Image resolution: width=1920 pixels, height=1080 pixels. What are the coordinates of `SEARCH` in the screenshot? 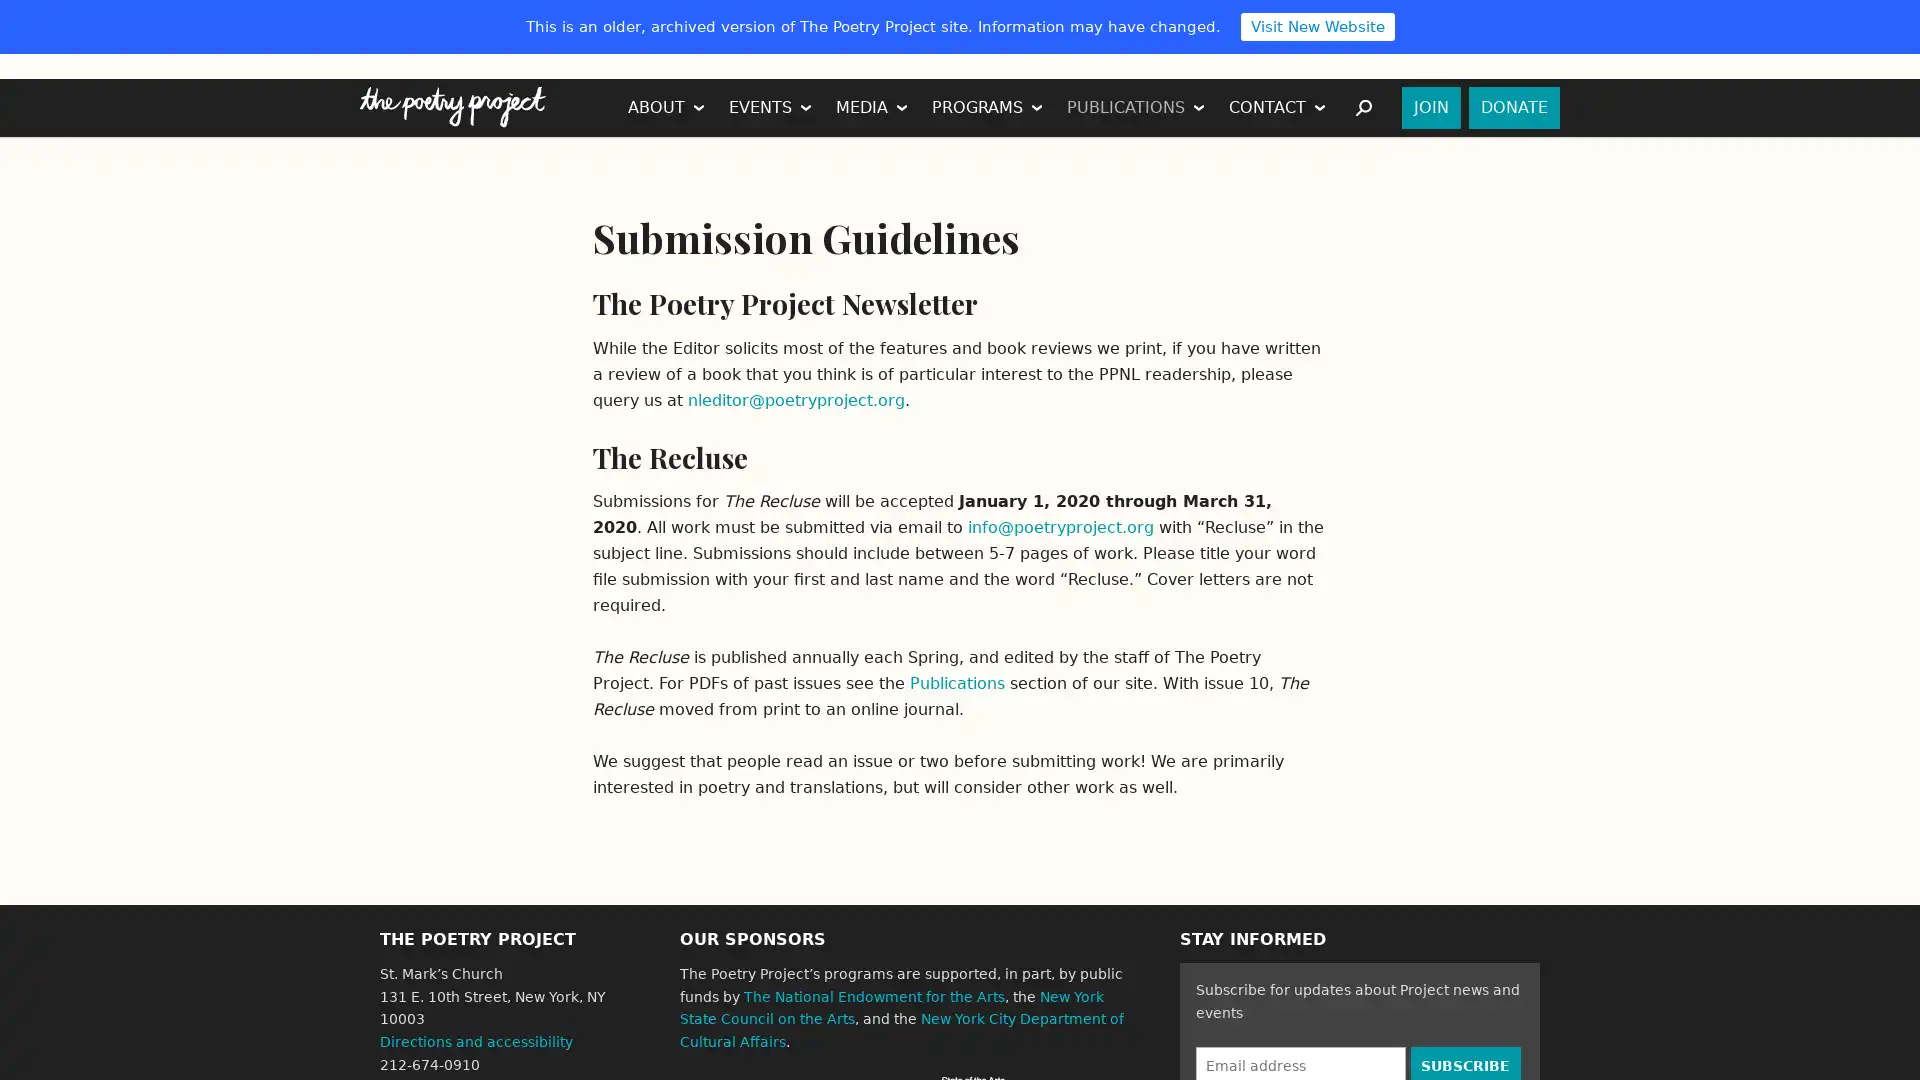 It's located at (1365, 107).